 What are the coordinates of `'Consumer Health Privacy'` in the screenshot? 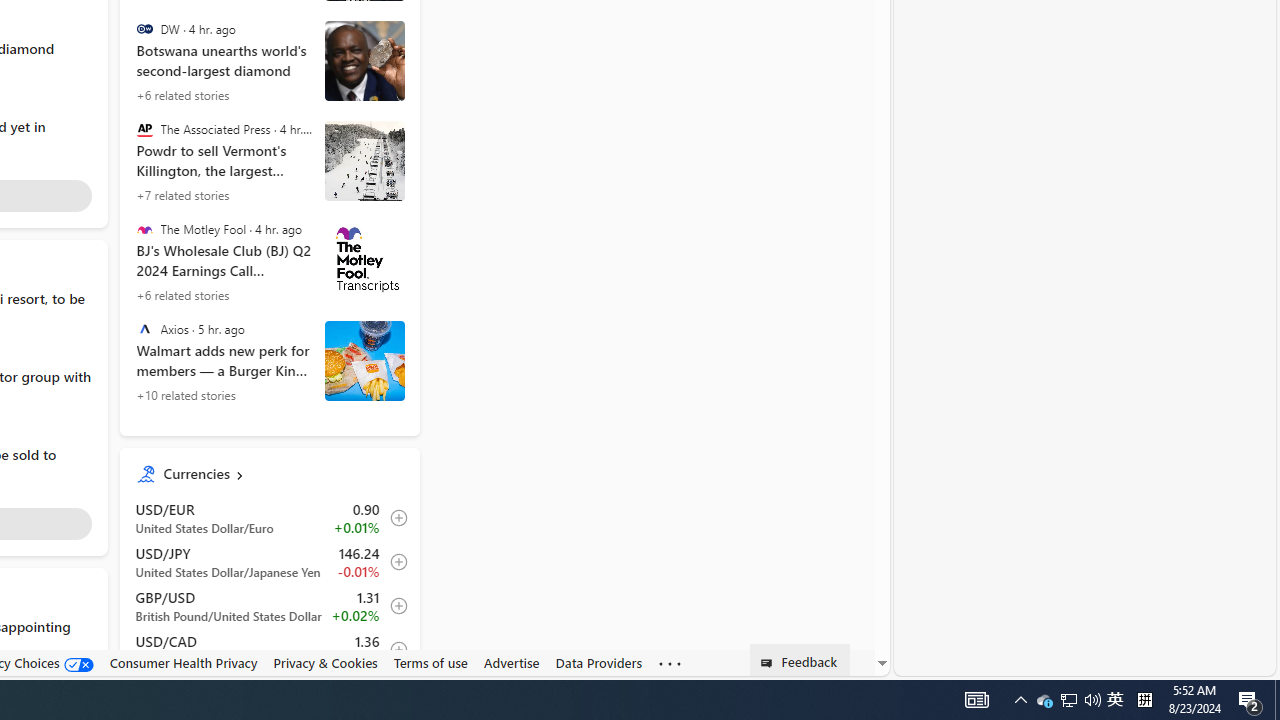 It's located at (183, 663).